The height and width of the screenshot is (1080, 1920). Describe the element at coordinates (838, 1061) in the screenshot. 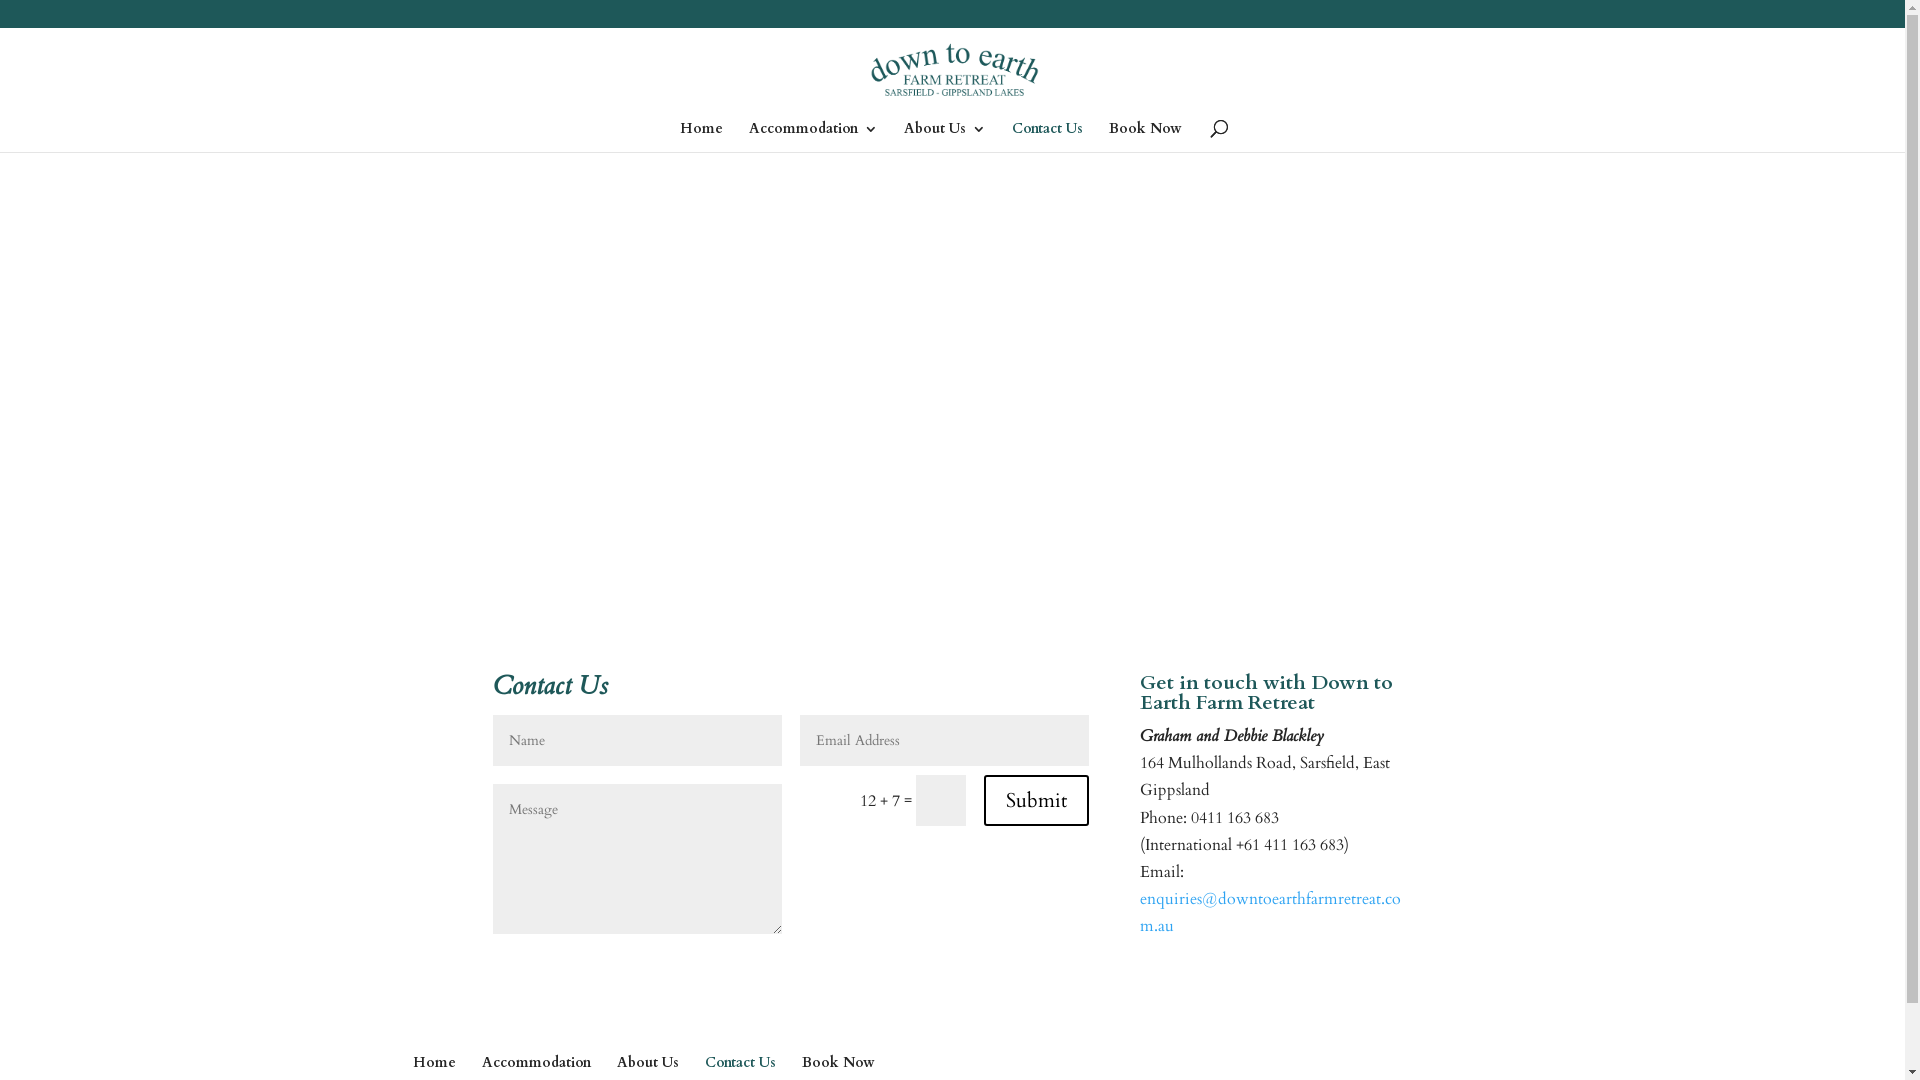

I see `'Book Now'` at that location.